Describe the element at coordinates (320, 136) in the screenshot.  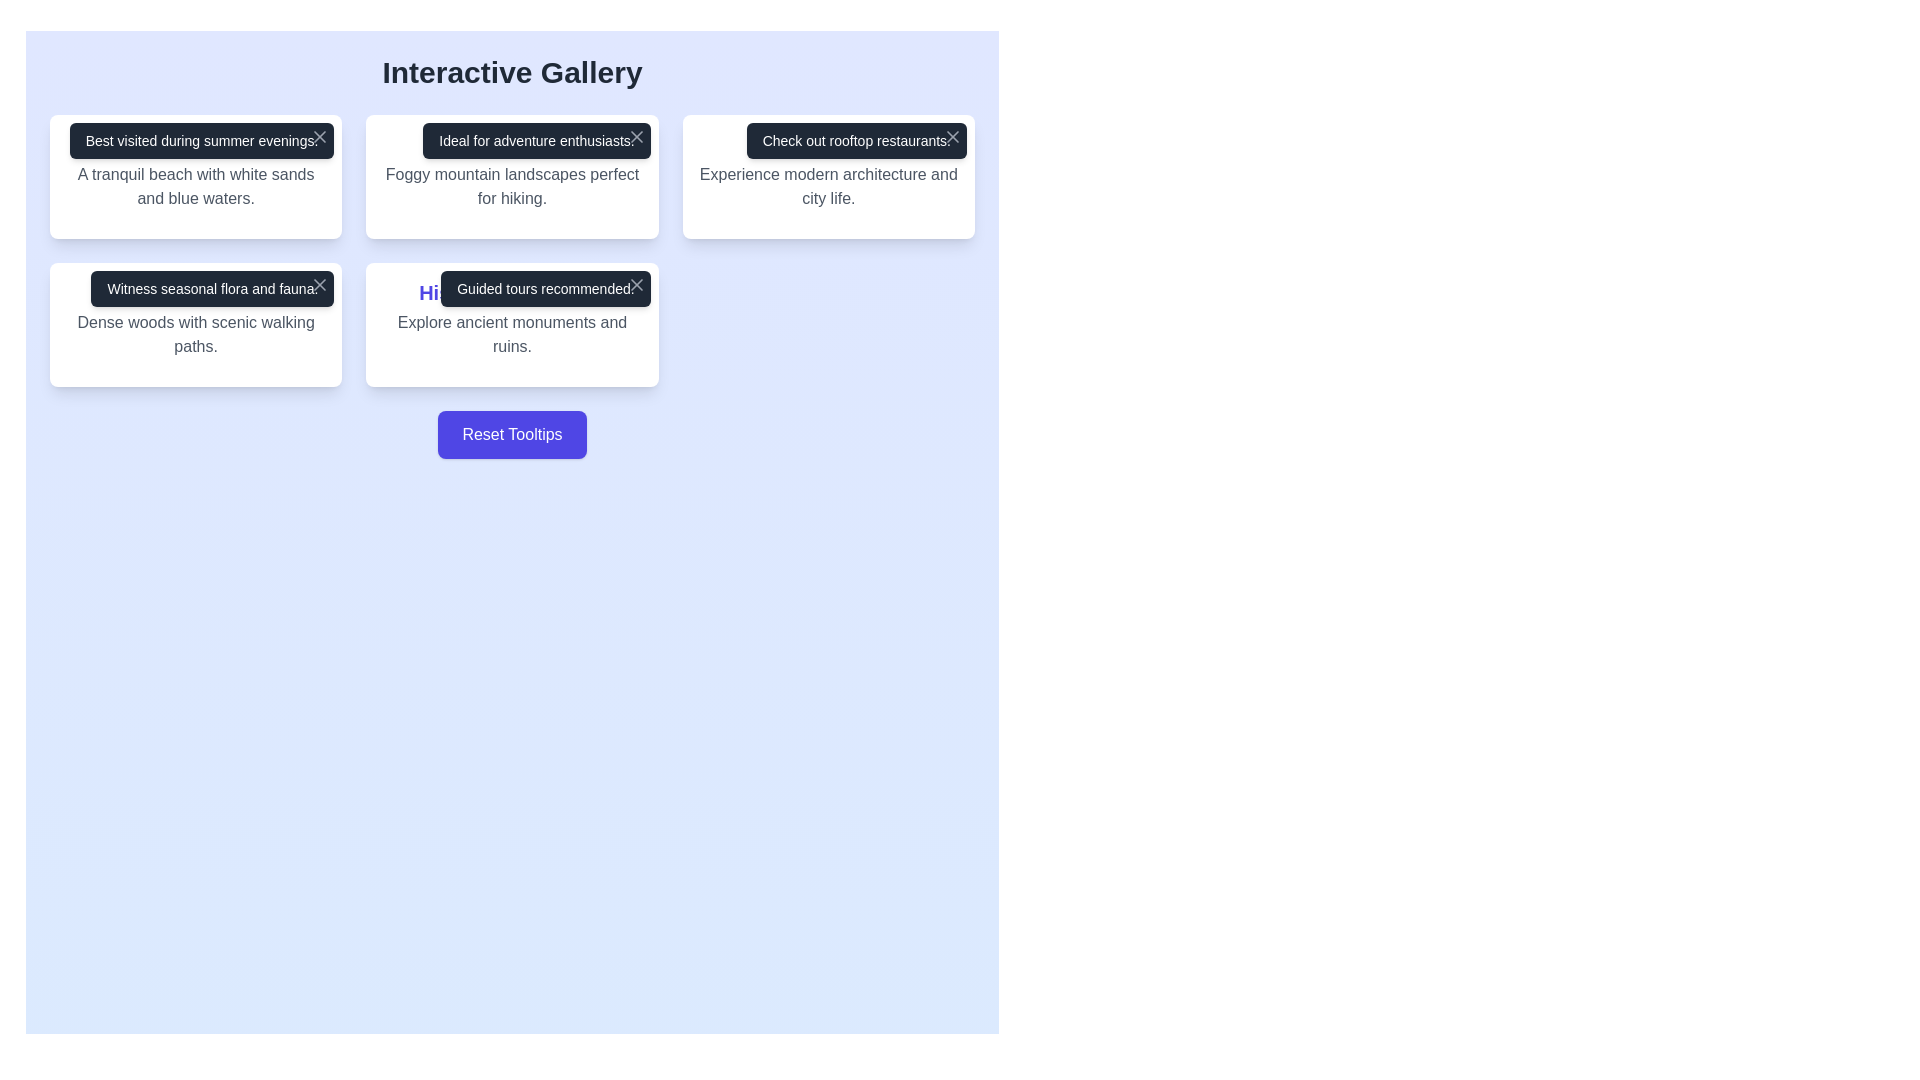
I see `the Close button located at the top-right corner of the tooltip to observe the color change effect` at that location.